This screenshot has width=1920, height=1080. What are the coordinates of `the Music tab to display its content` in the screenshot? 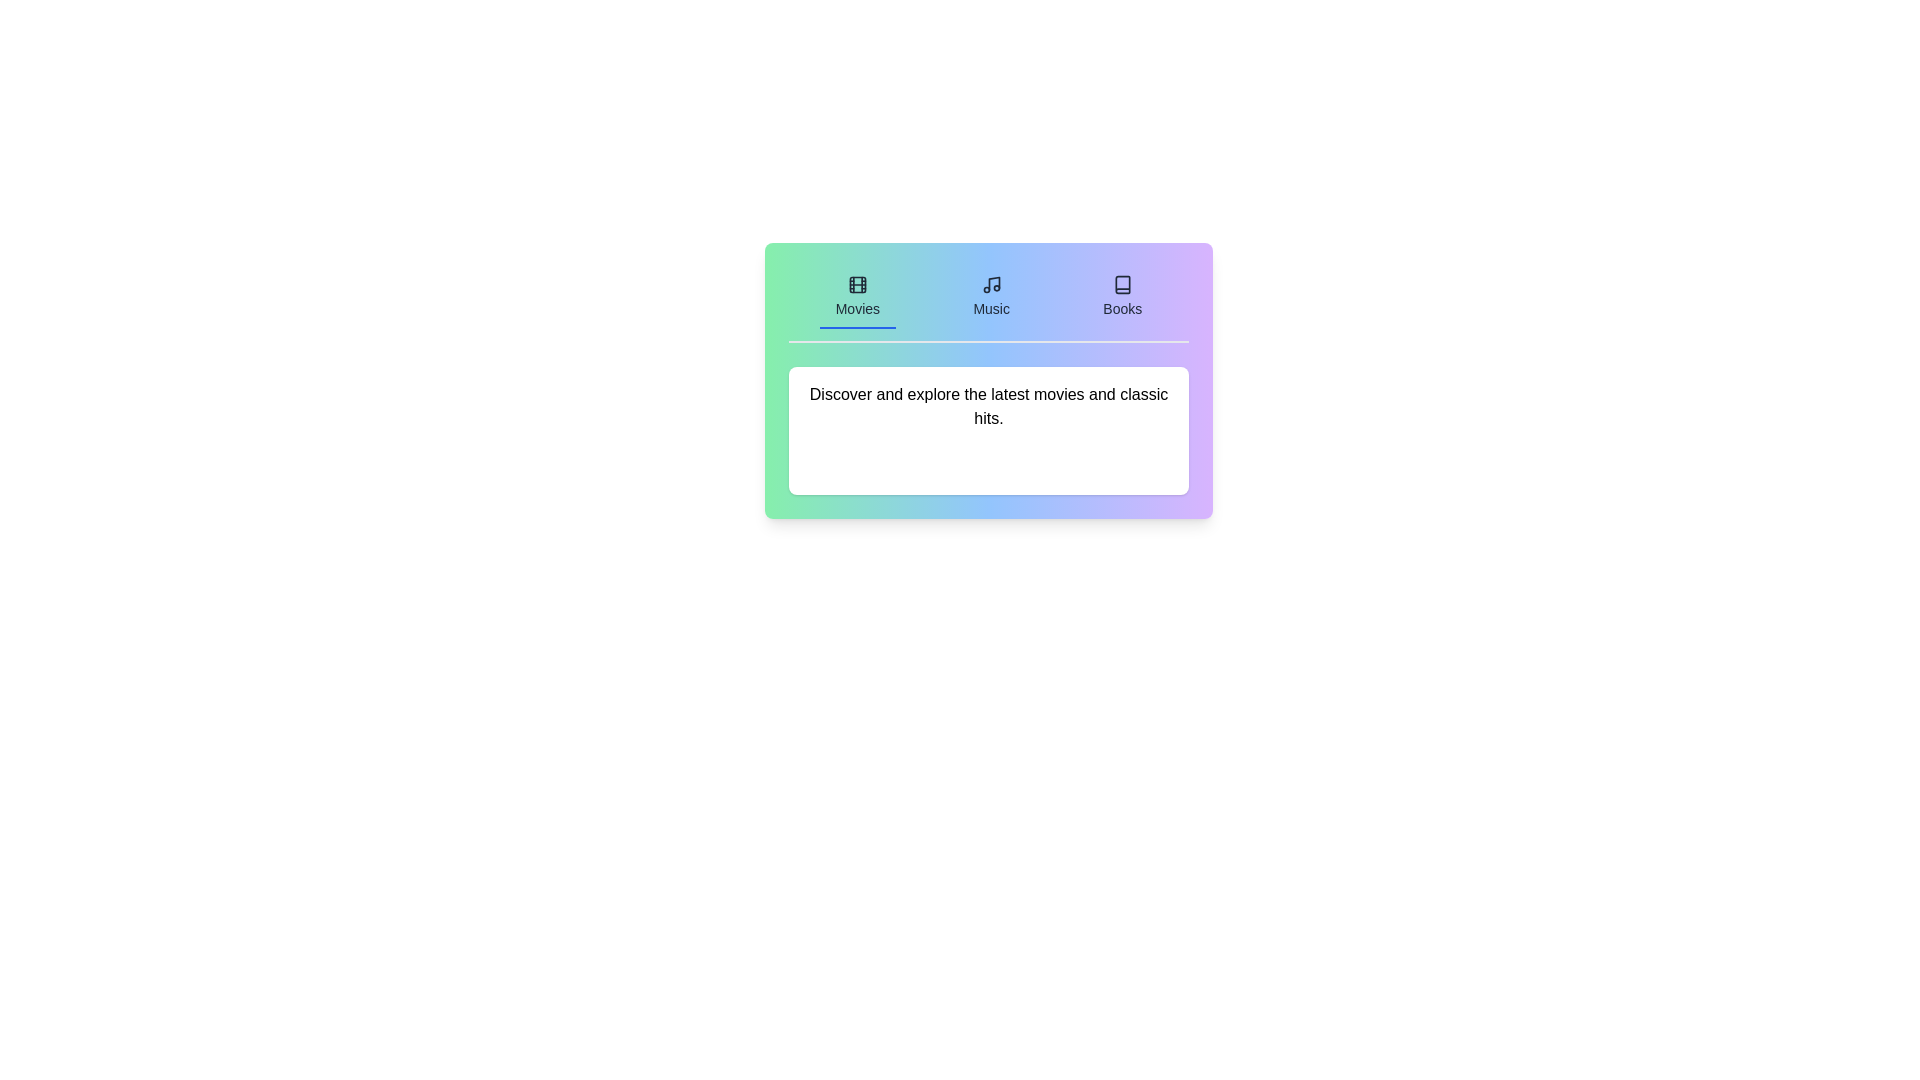 It's located at (991, 297).